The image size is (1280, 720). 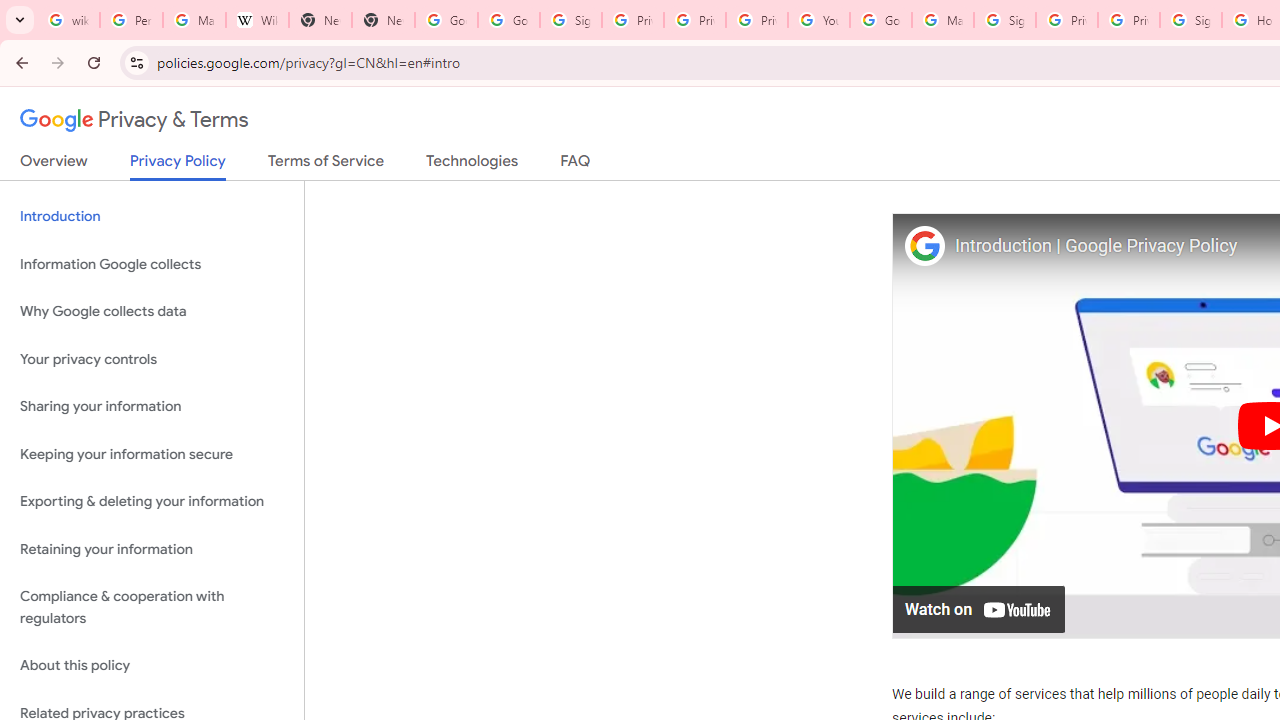 What do you see at coordinates (151, 358) in the screenshot?
I see `'Your privacy controls'` at bounding box center [151, 358].